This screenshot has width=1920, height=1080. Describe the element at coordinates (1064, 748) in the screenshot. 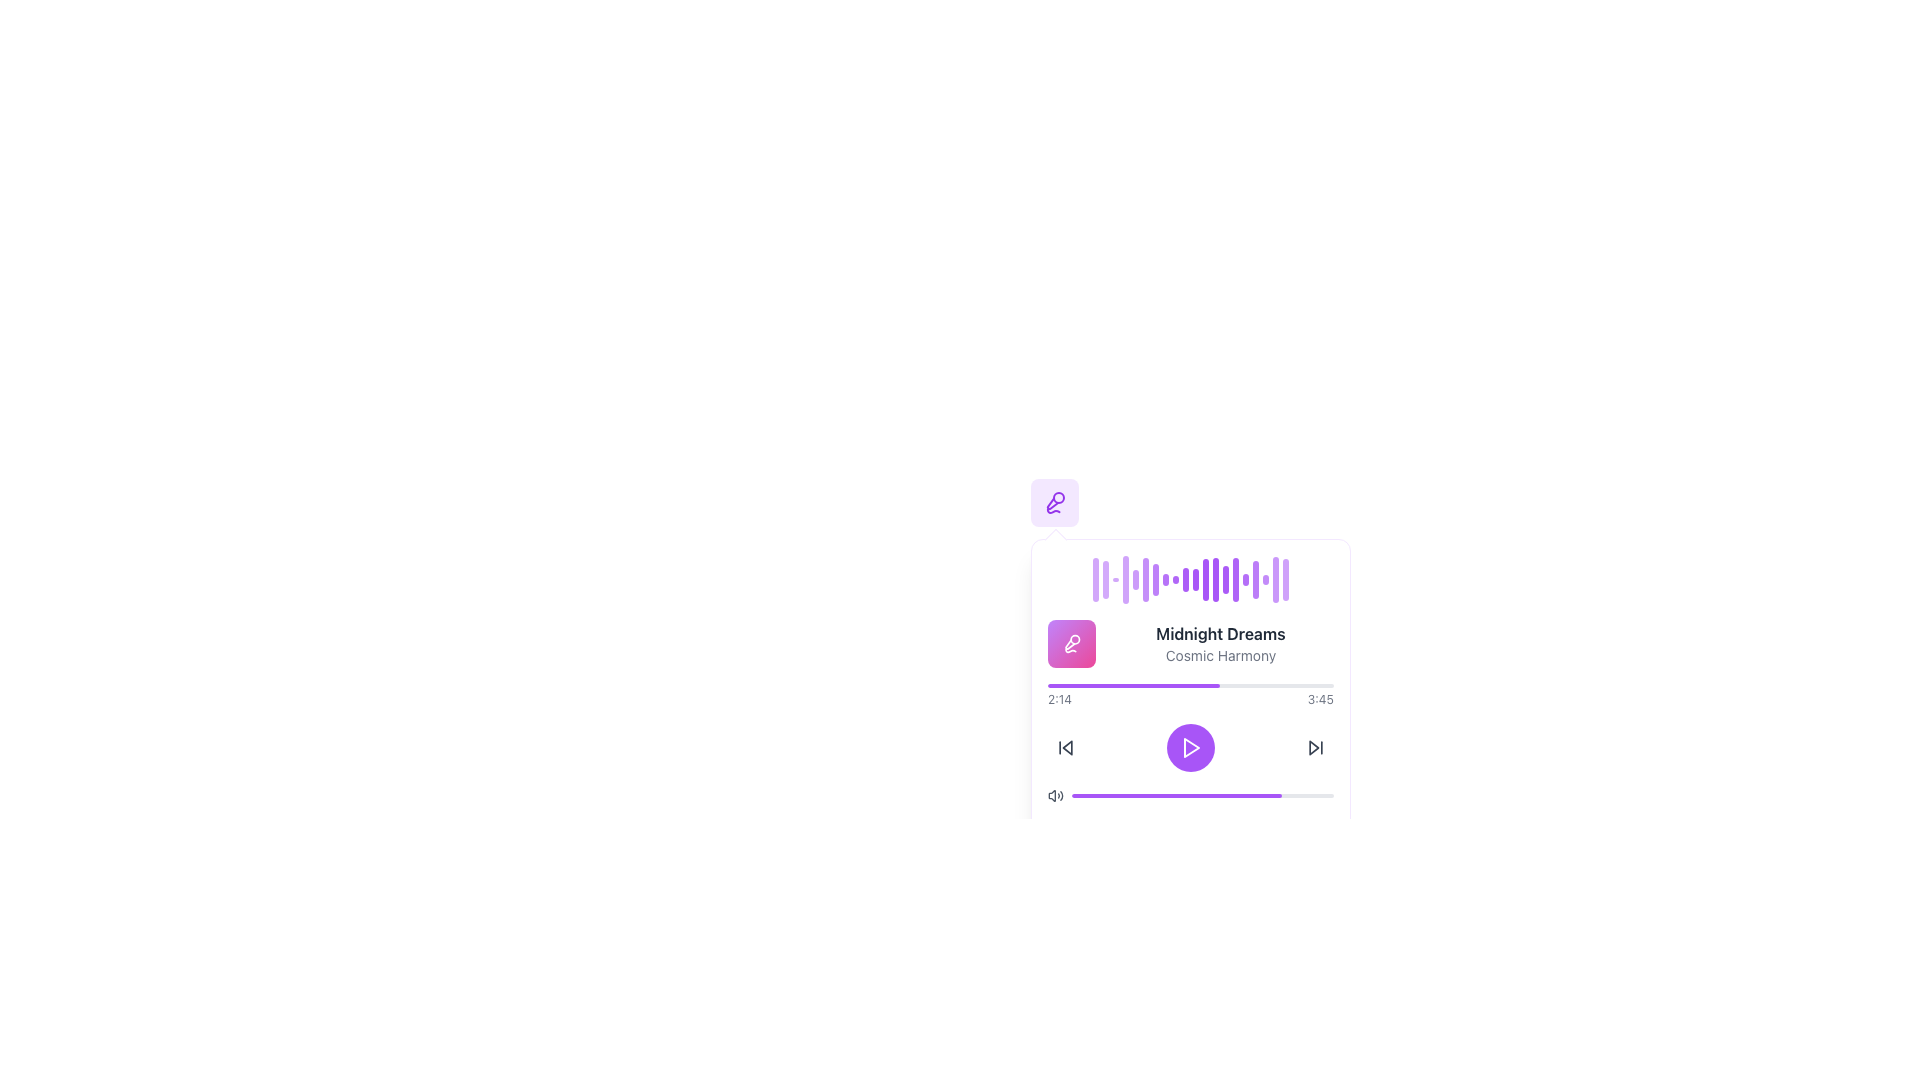

I see `the skip-backward button, which is represented by a gray triangular play symbol pointing leftwards, located in the media player controls to the left of the central play button` at that location.